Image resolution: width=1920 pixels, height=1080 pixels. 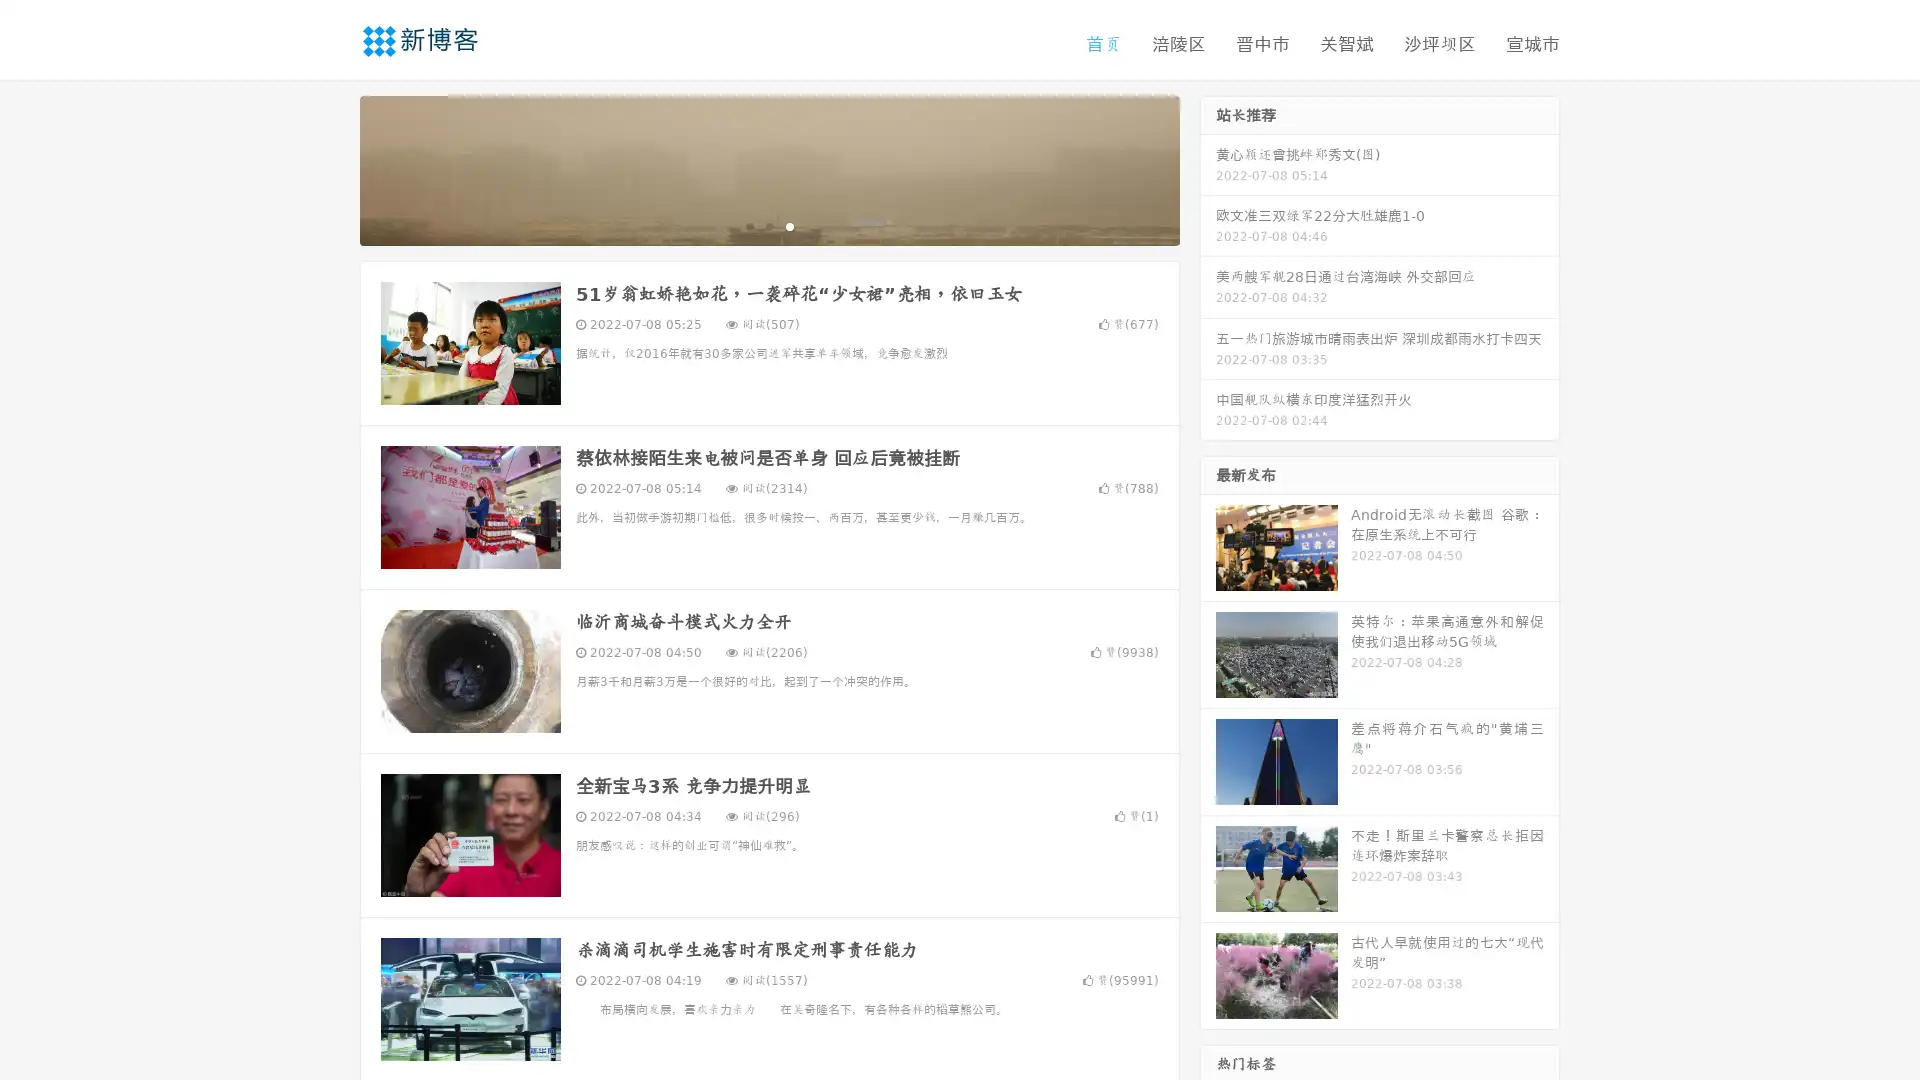 What do you see at coordinates (768, 225) in the screenshot?
I see `Go to slide 2` at bounding box center [768, 225].